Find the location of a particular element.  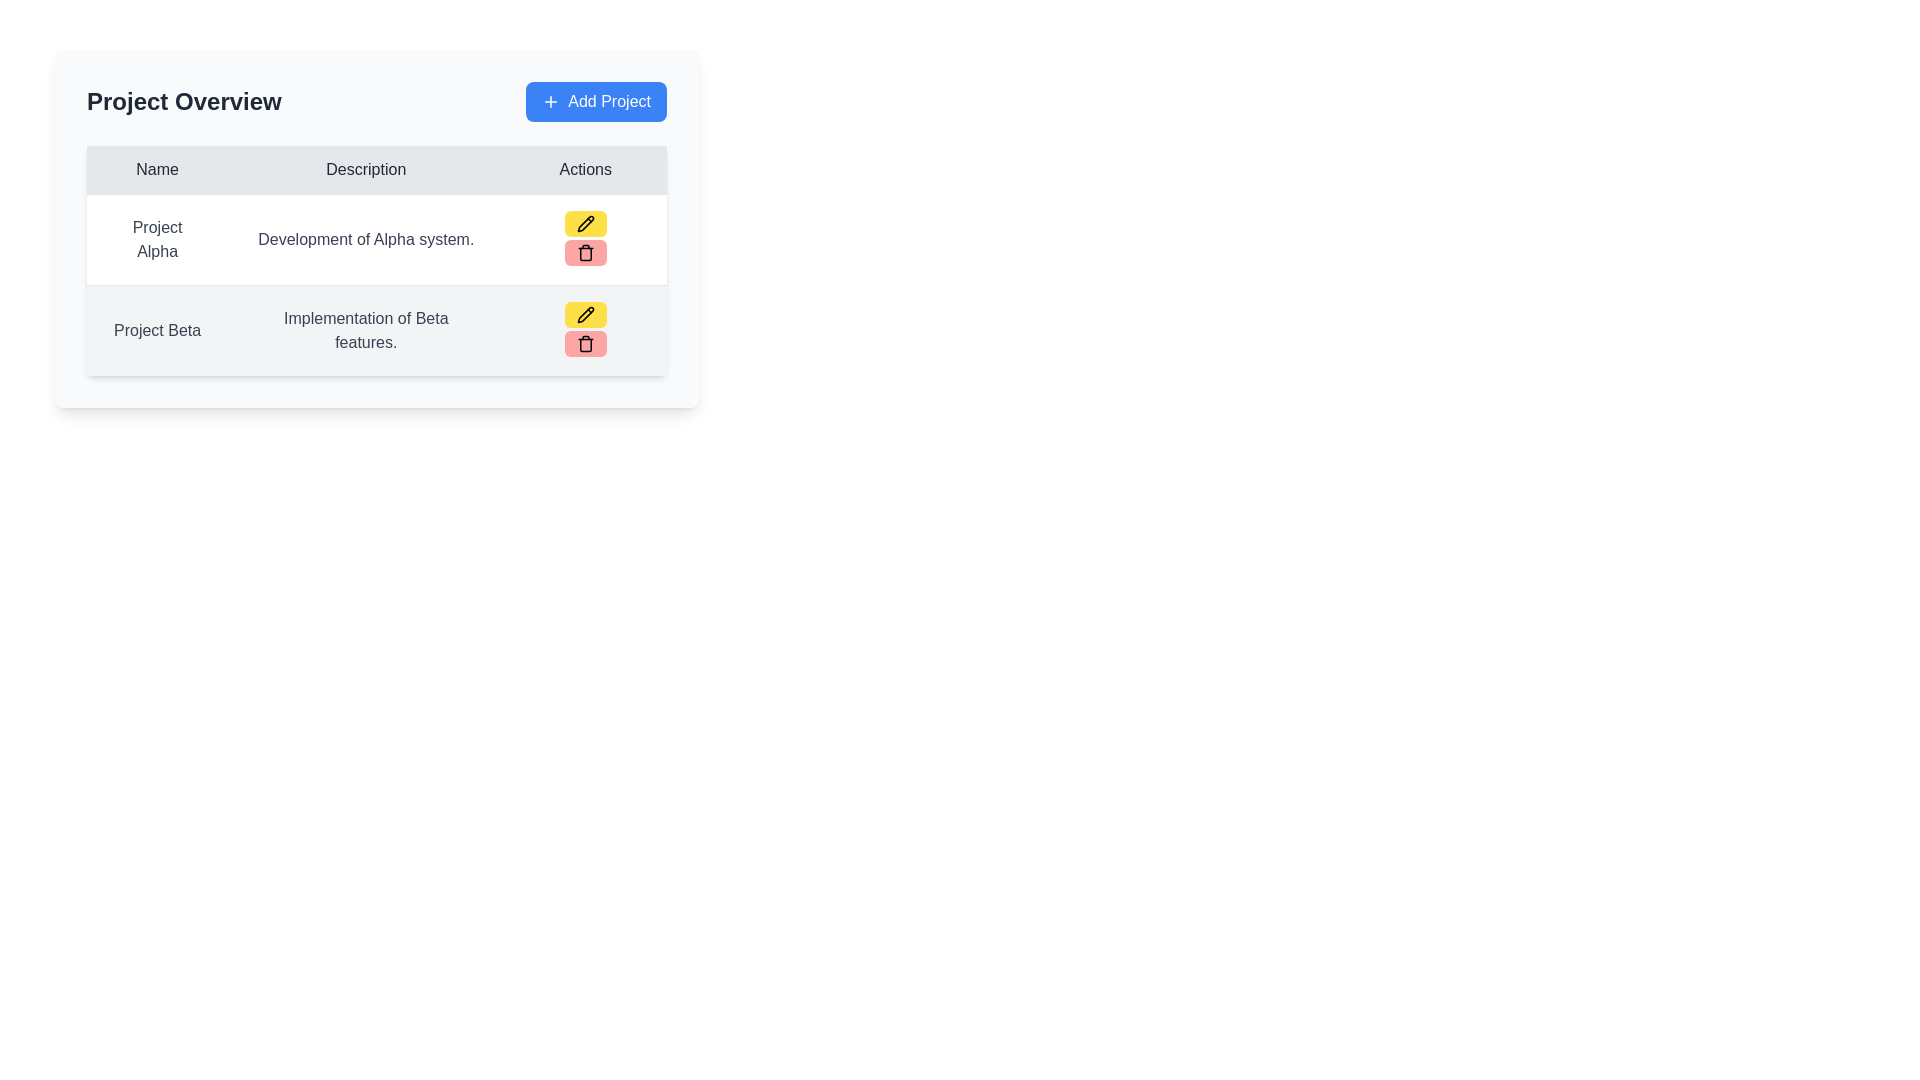

the blue 'Add Project' button with white text and a '+' icon located at the top-right corner of the 'Project Overview' section is located at coordinates (595, 101).